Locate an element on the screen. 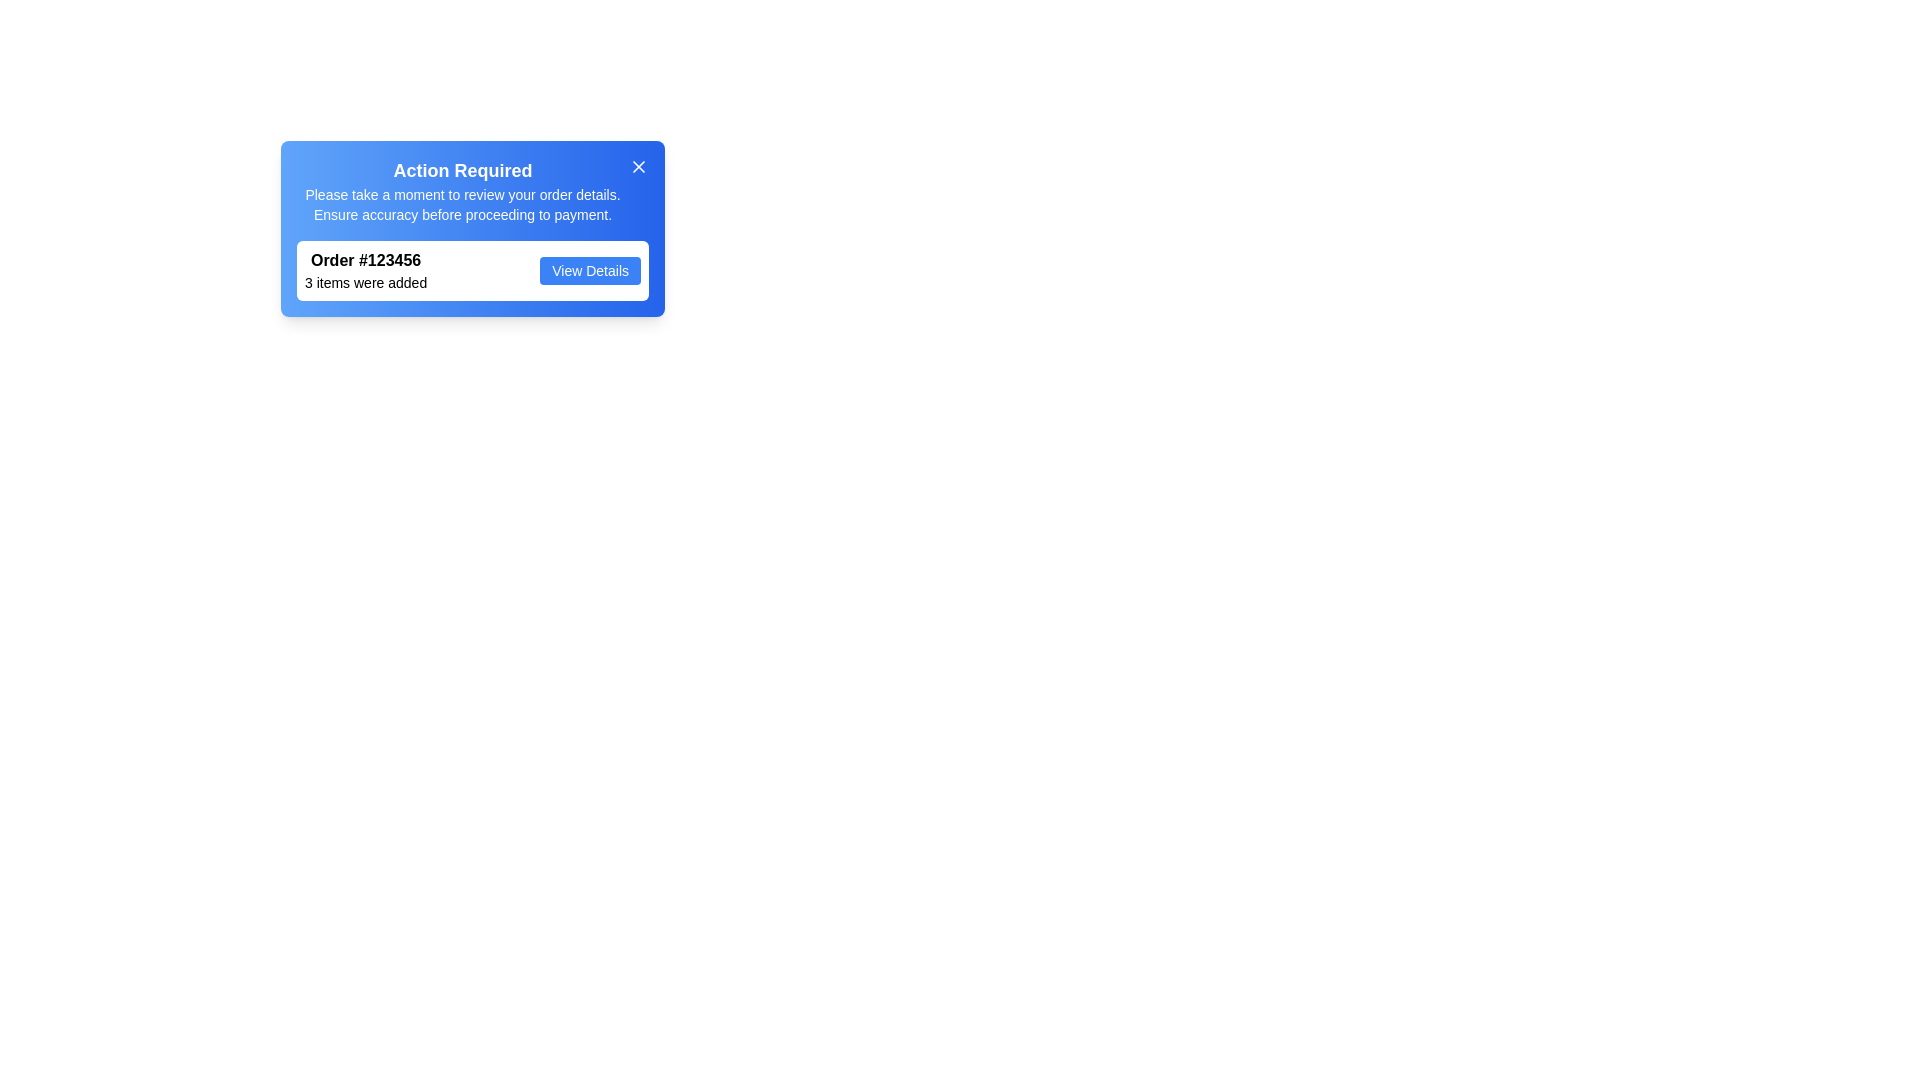 This screenshot has width=1920, height=1080. static instructional text located directly beneath the heading 'Action Required' in the dialog box, which prompts the user to verify their order details for correctness is located at coordinates (461, 204).